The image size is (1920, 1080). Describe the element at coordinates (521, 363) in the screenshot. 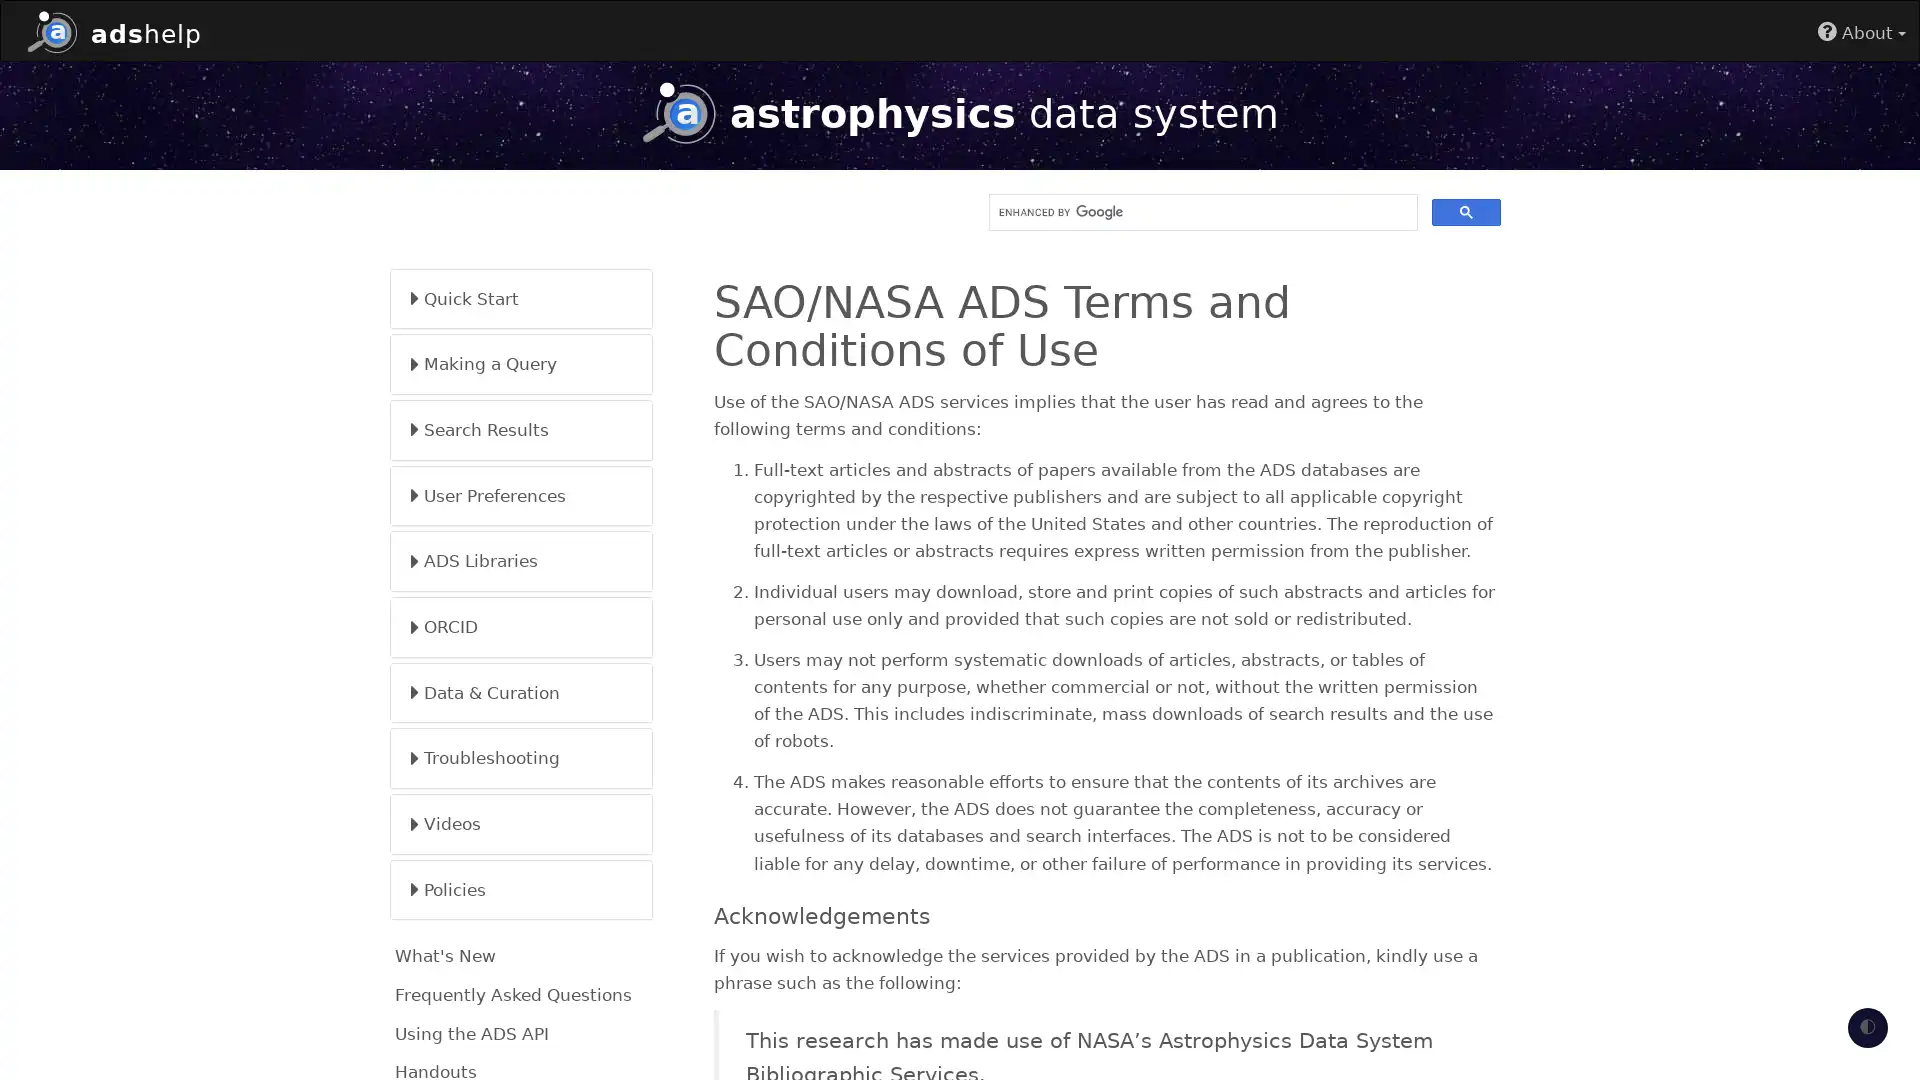

I see `Making a Query` at that location.